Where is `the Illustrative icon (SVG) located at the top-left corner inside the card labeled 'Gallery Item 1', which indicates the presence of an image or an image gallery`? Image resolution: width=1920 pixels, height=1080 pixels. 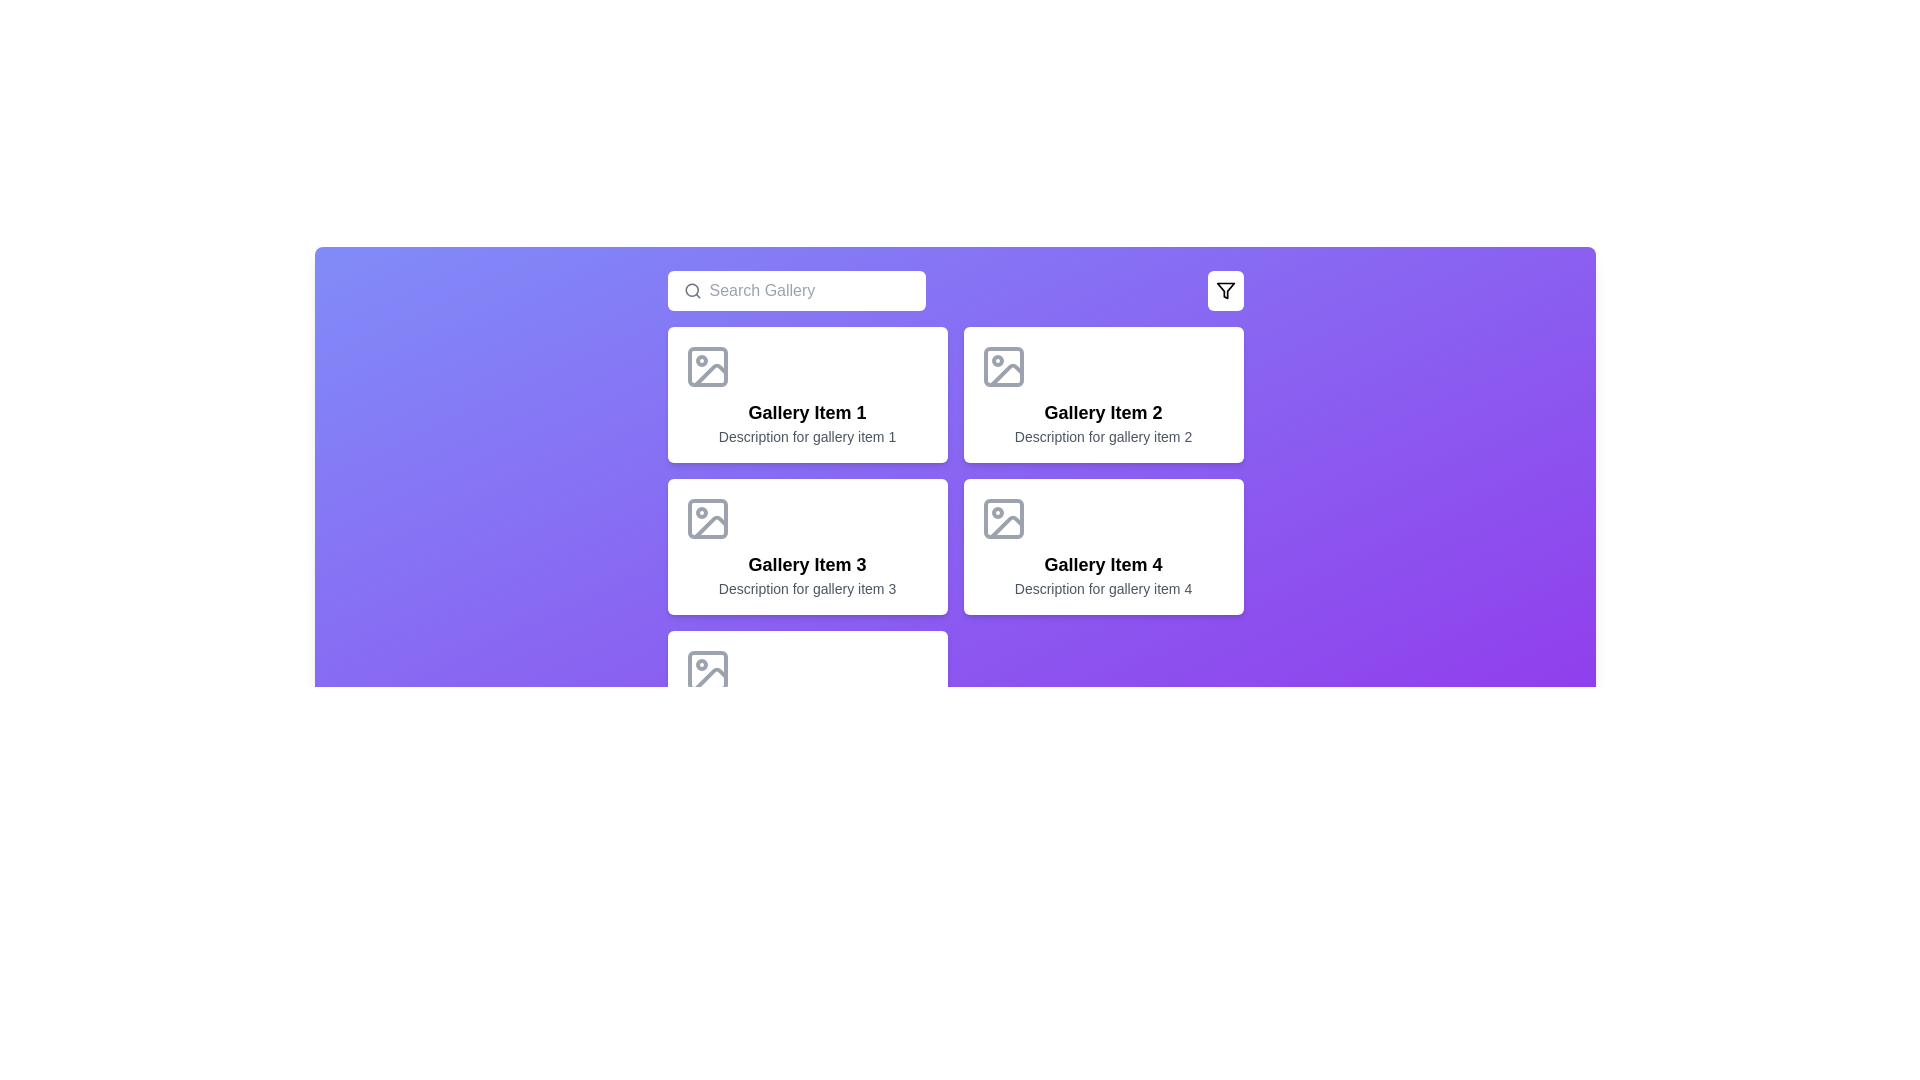 the Illustrative icon (SVG) located at the top-left corner inside the card labeled 'Gallery Item 1', which indicates the presence of an image or an image gallery is located at coordinates (707, 366).